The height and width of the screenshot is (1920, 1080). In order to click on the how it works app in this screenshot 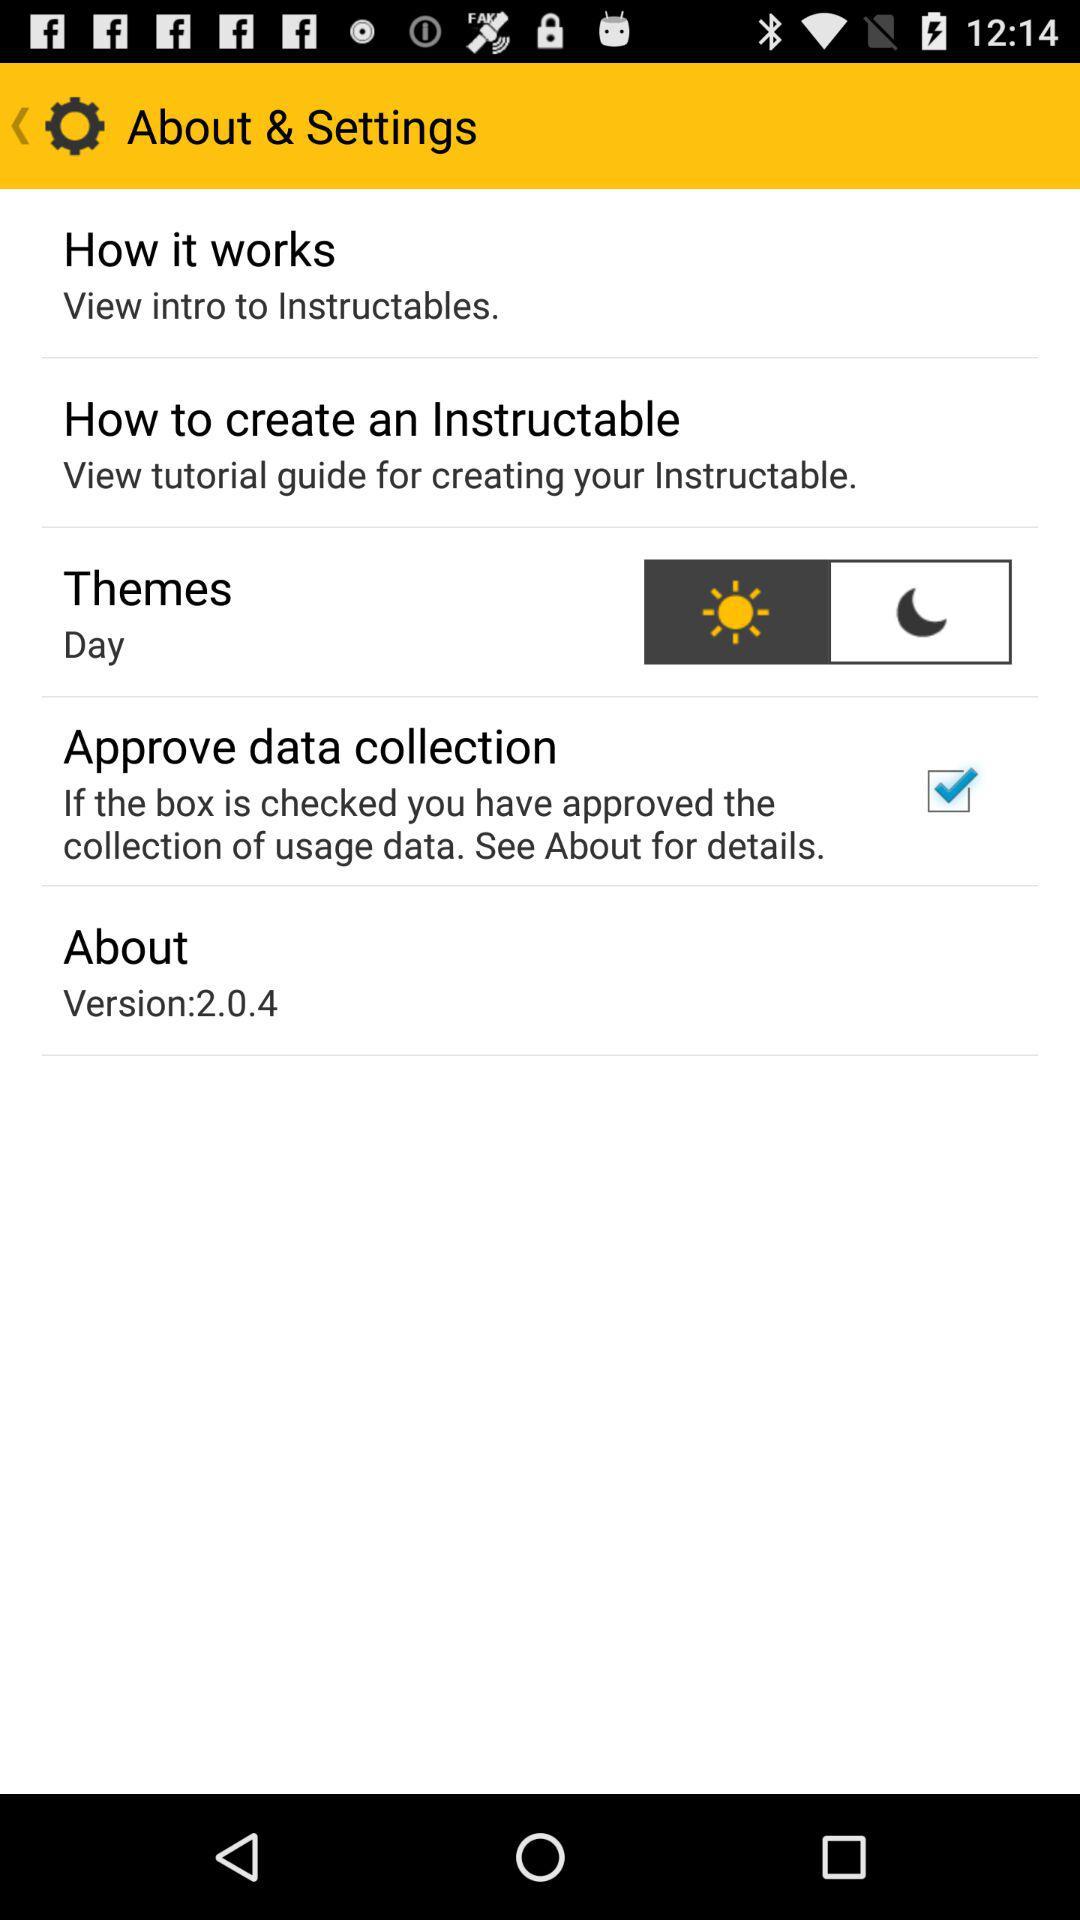, I will do `click(199, 246)`.